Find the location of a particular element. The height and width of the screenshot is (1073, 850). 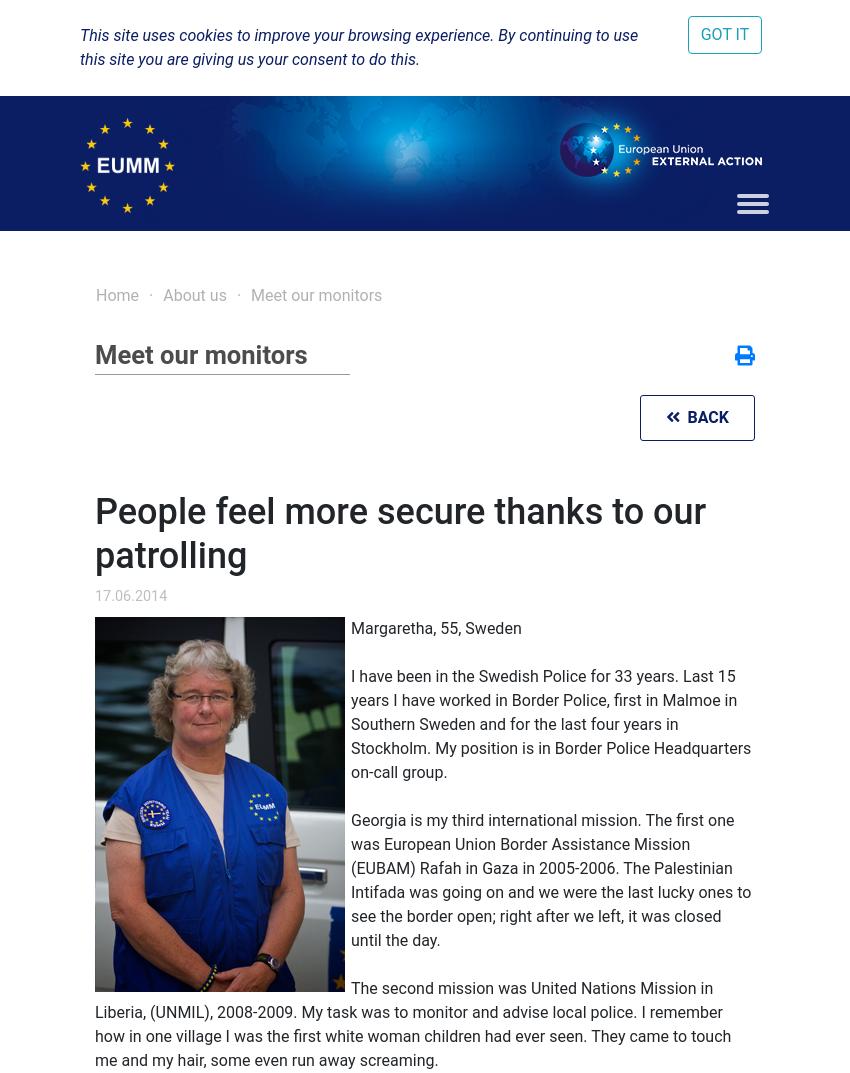

'People feel more secure thanks to our patrolling' is located at coordinates (94, 532).